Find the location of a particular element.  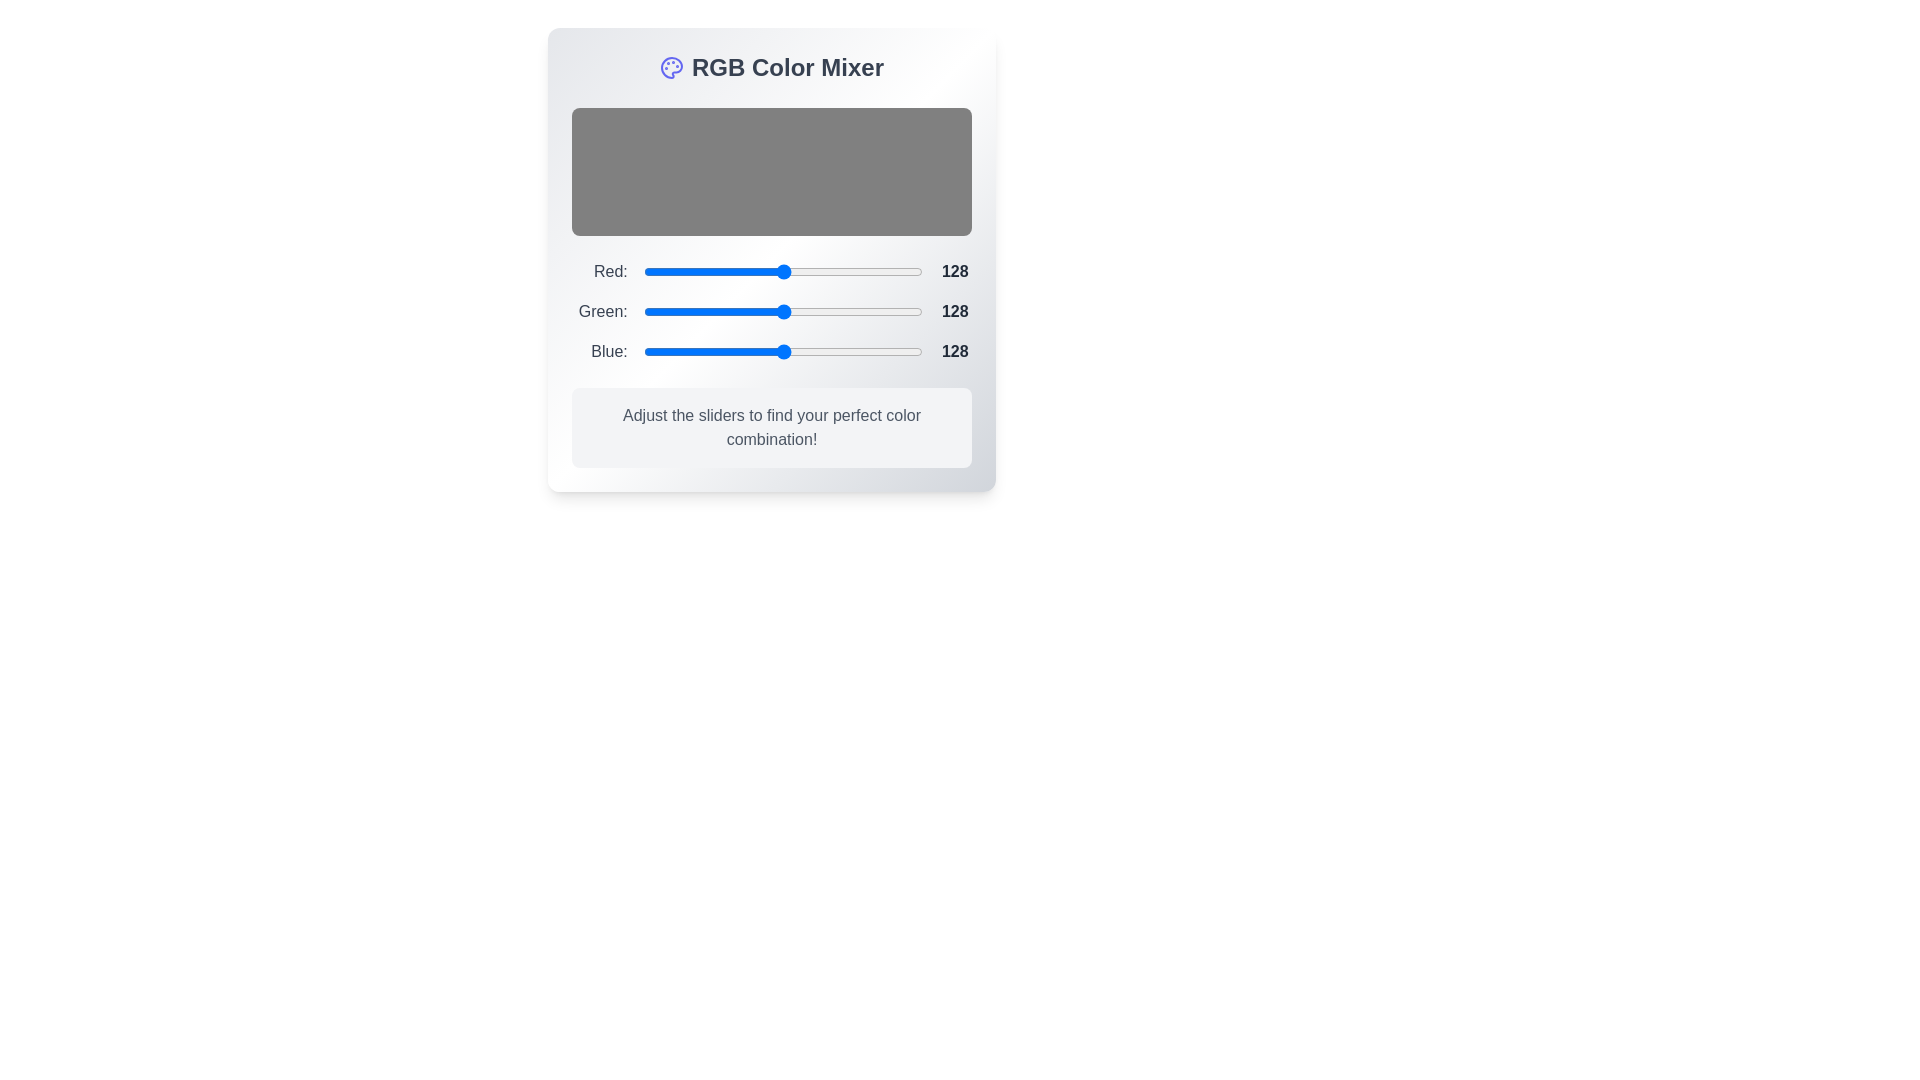

the 1 slider to 44 is located at coordinates (691, 312).